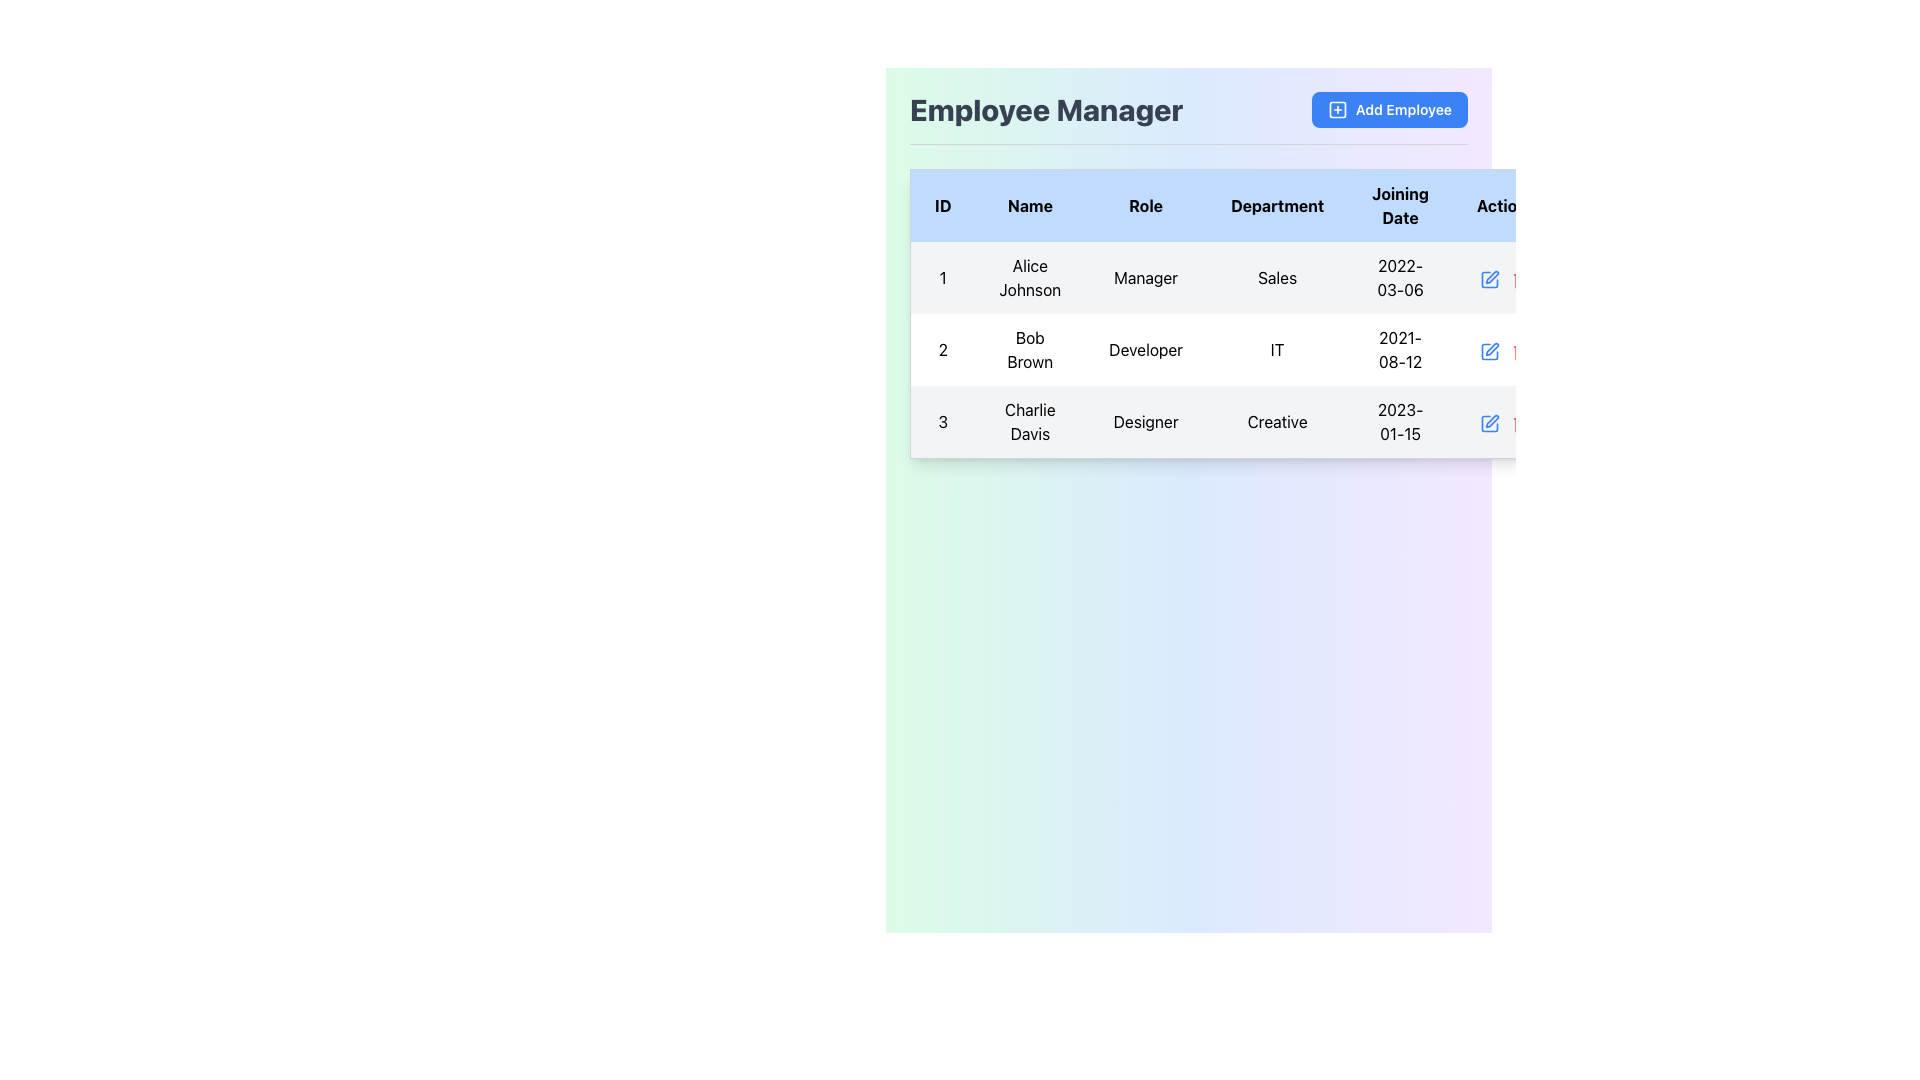  What do you see at coordinates (1030, 205) in the screenshot?
I see `the 'Name' column header in the table, which is displayed in bold black font centered in a blue rectangle` at bounding box center [1030, 205].